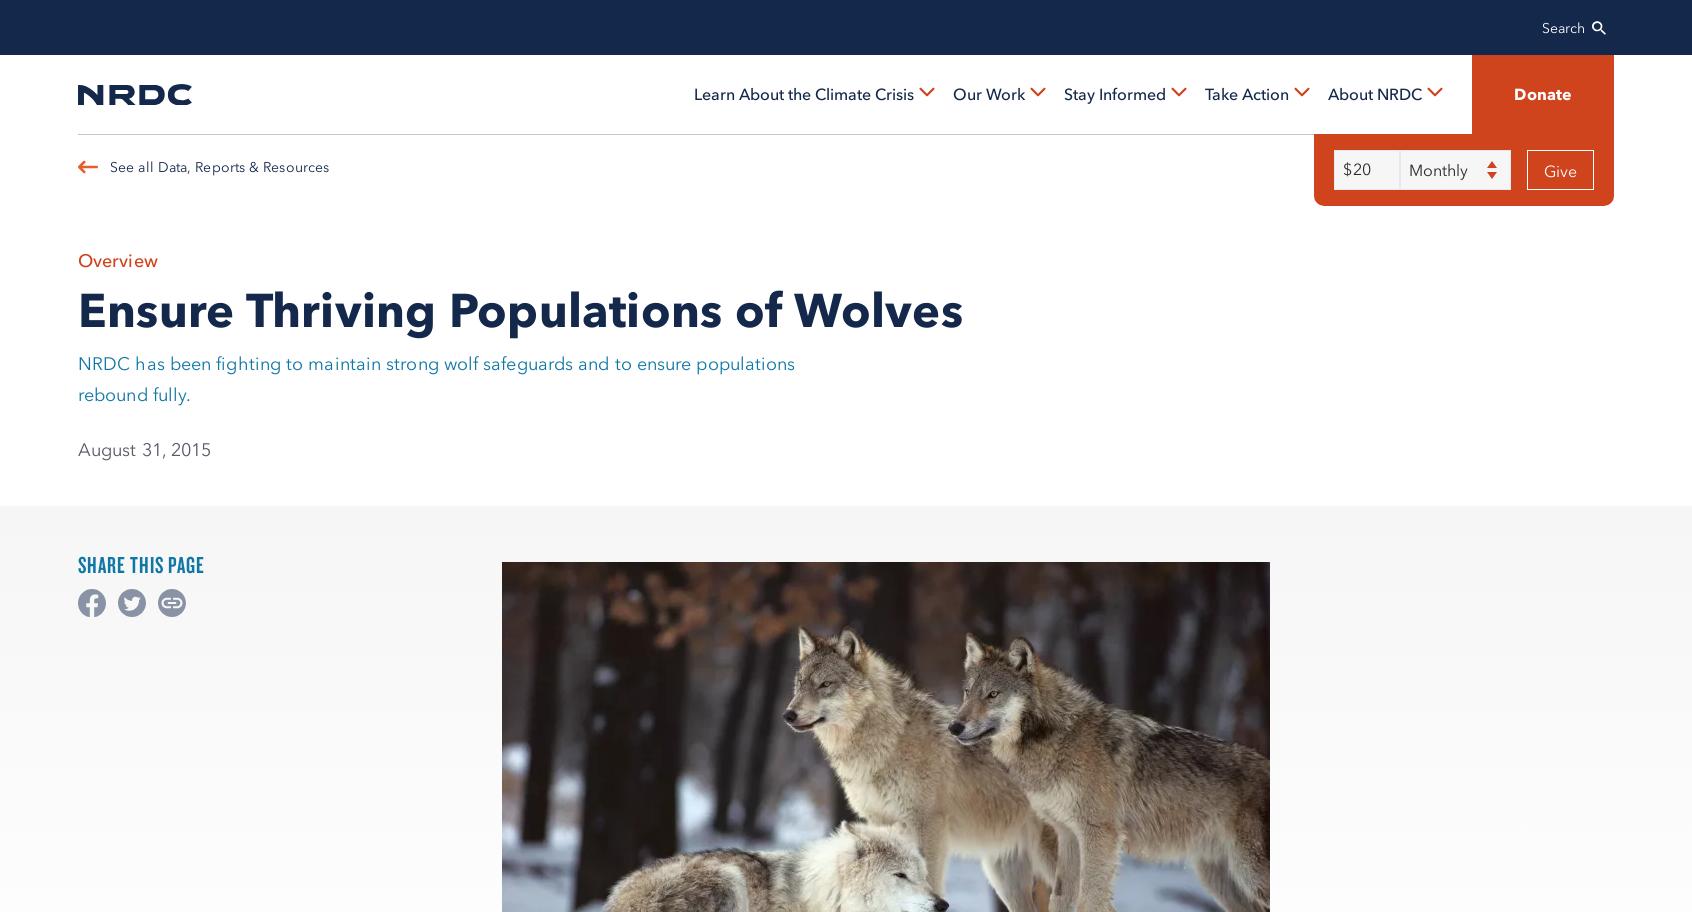  Describe the element at coordinates (78, 260) in the screenshot. I see `'Overview'` at that location.